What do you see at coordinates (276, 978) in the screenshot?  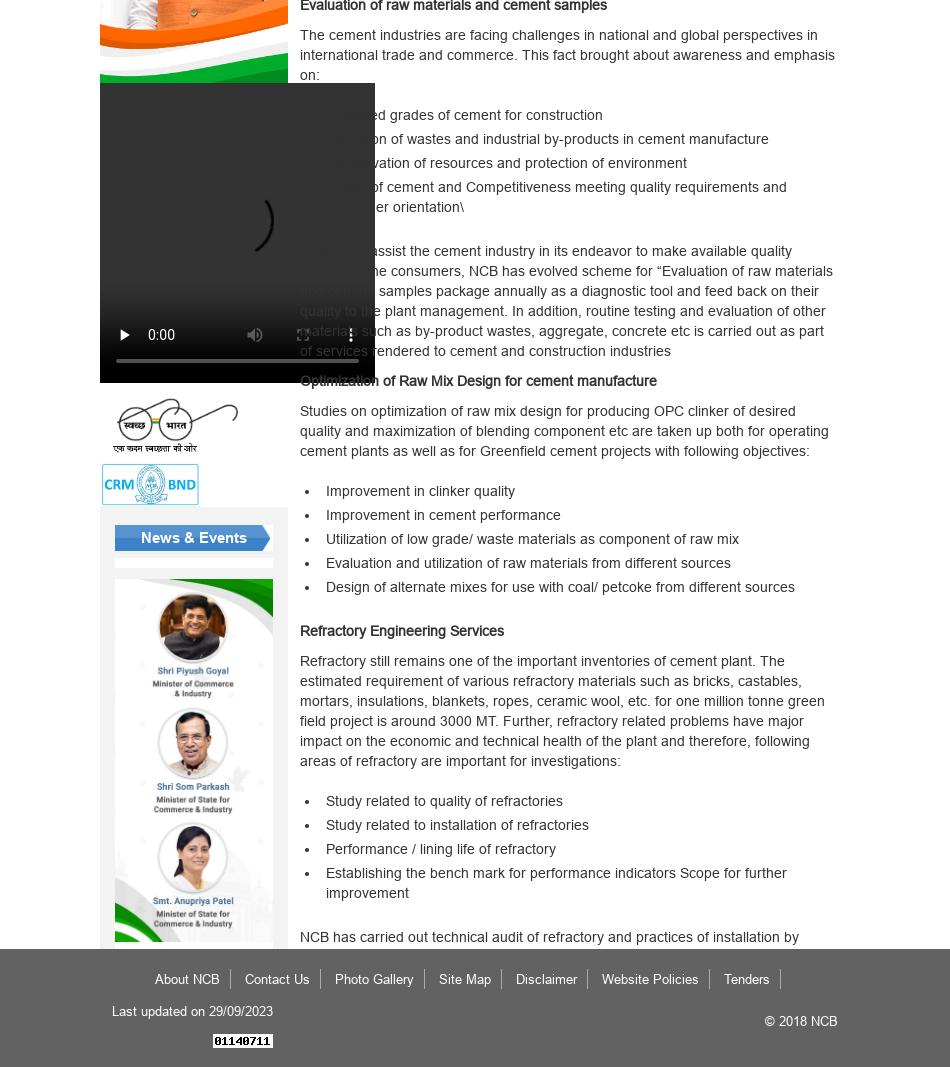 I see `'Contact us'` at bounding box center [276, 978].